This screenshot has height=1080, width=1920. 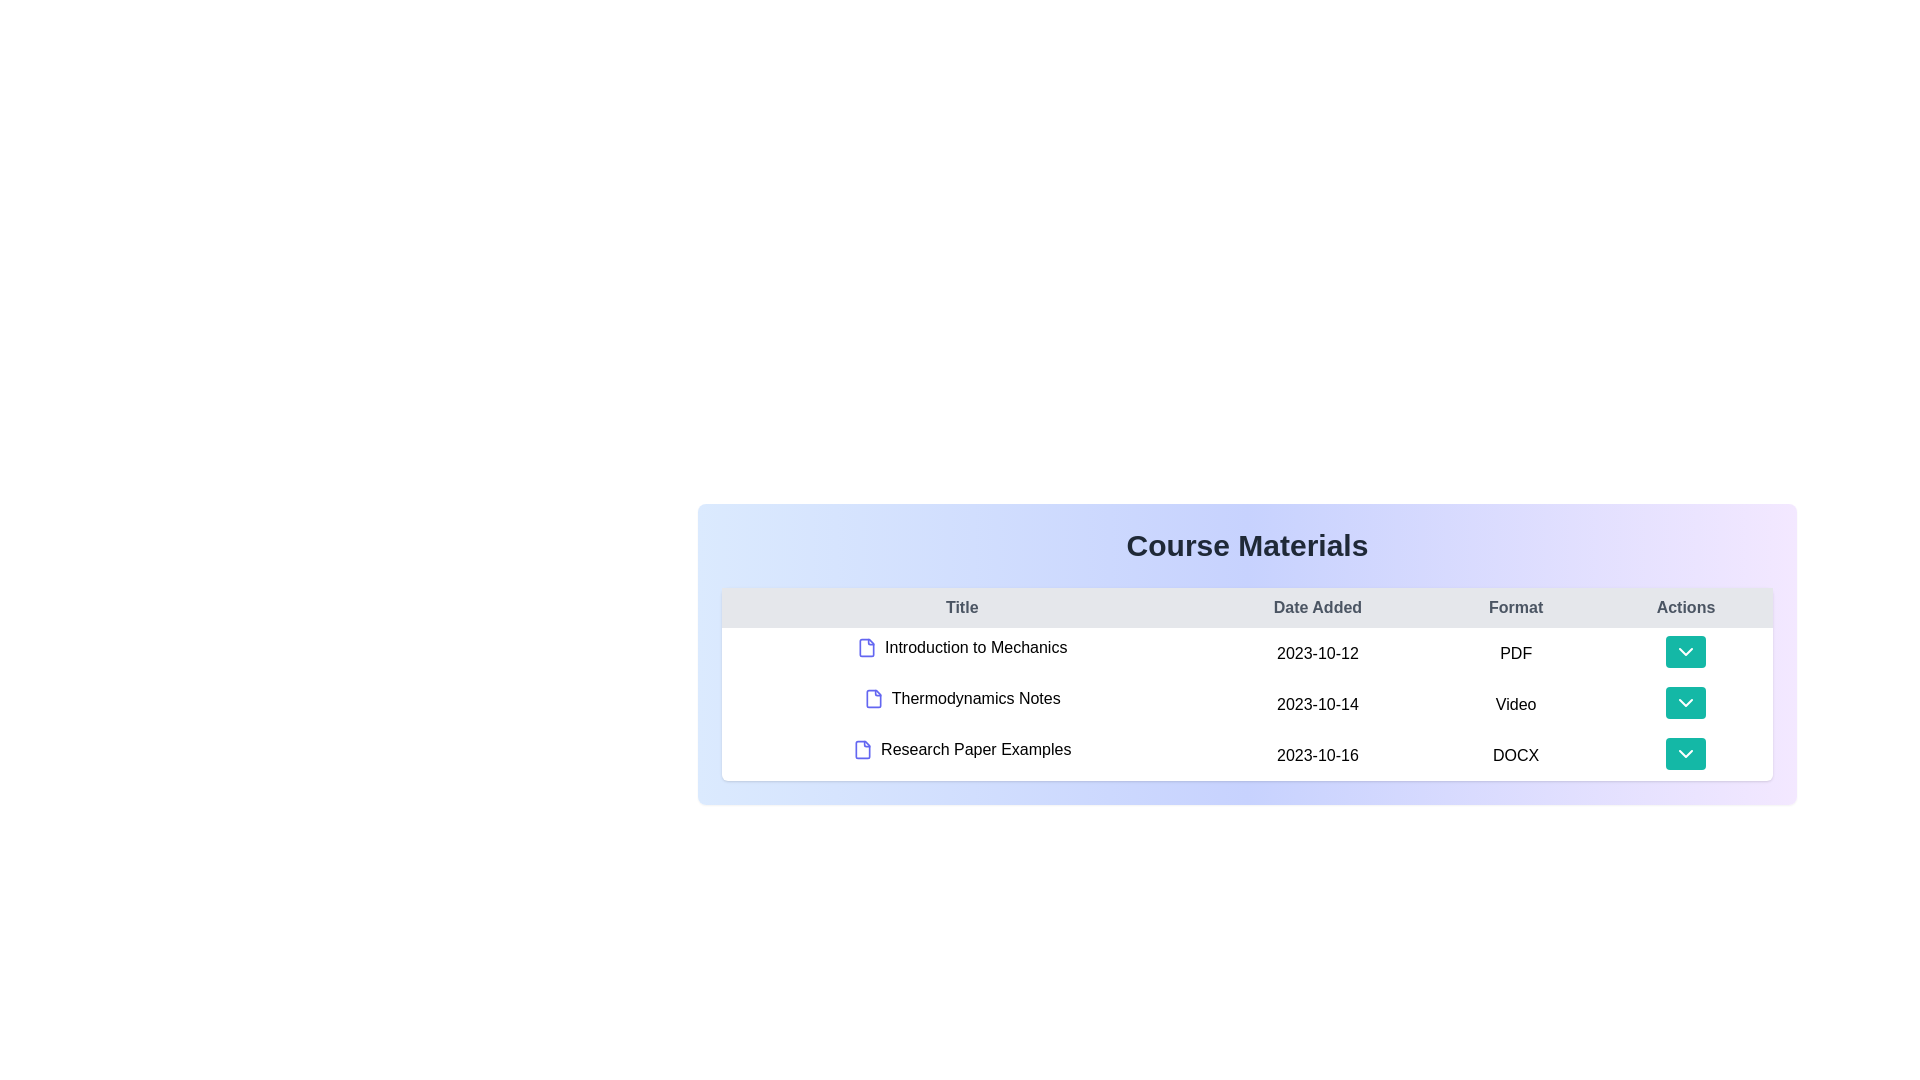 What do you see at coordinates (1684, 703) in the screenshot?
I see `the teal-colored button with rounded corners in the 'Actions' column of the table, which is aligned with the 'Thermodynamics Notes' row` at bounding box center [1684, 703].